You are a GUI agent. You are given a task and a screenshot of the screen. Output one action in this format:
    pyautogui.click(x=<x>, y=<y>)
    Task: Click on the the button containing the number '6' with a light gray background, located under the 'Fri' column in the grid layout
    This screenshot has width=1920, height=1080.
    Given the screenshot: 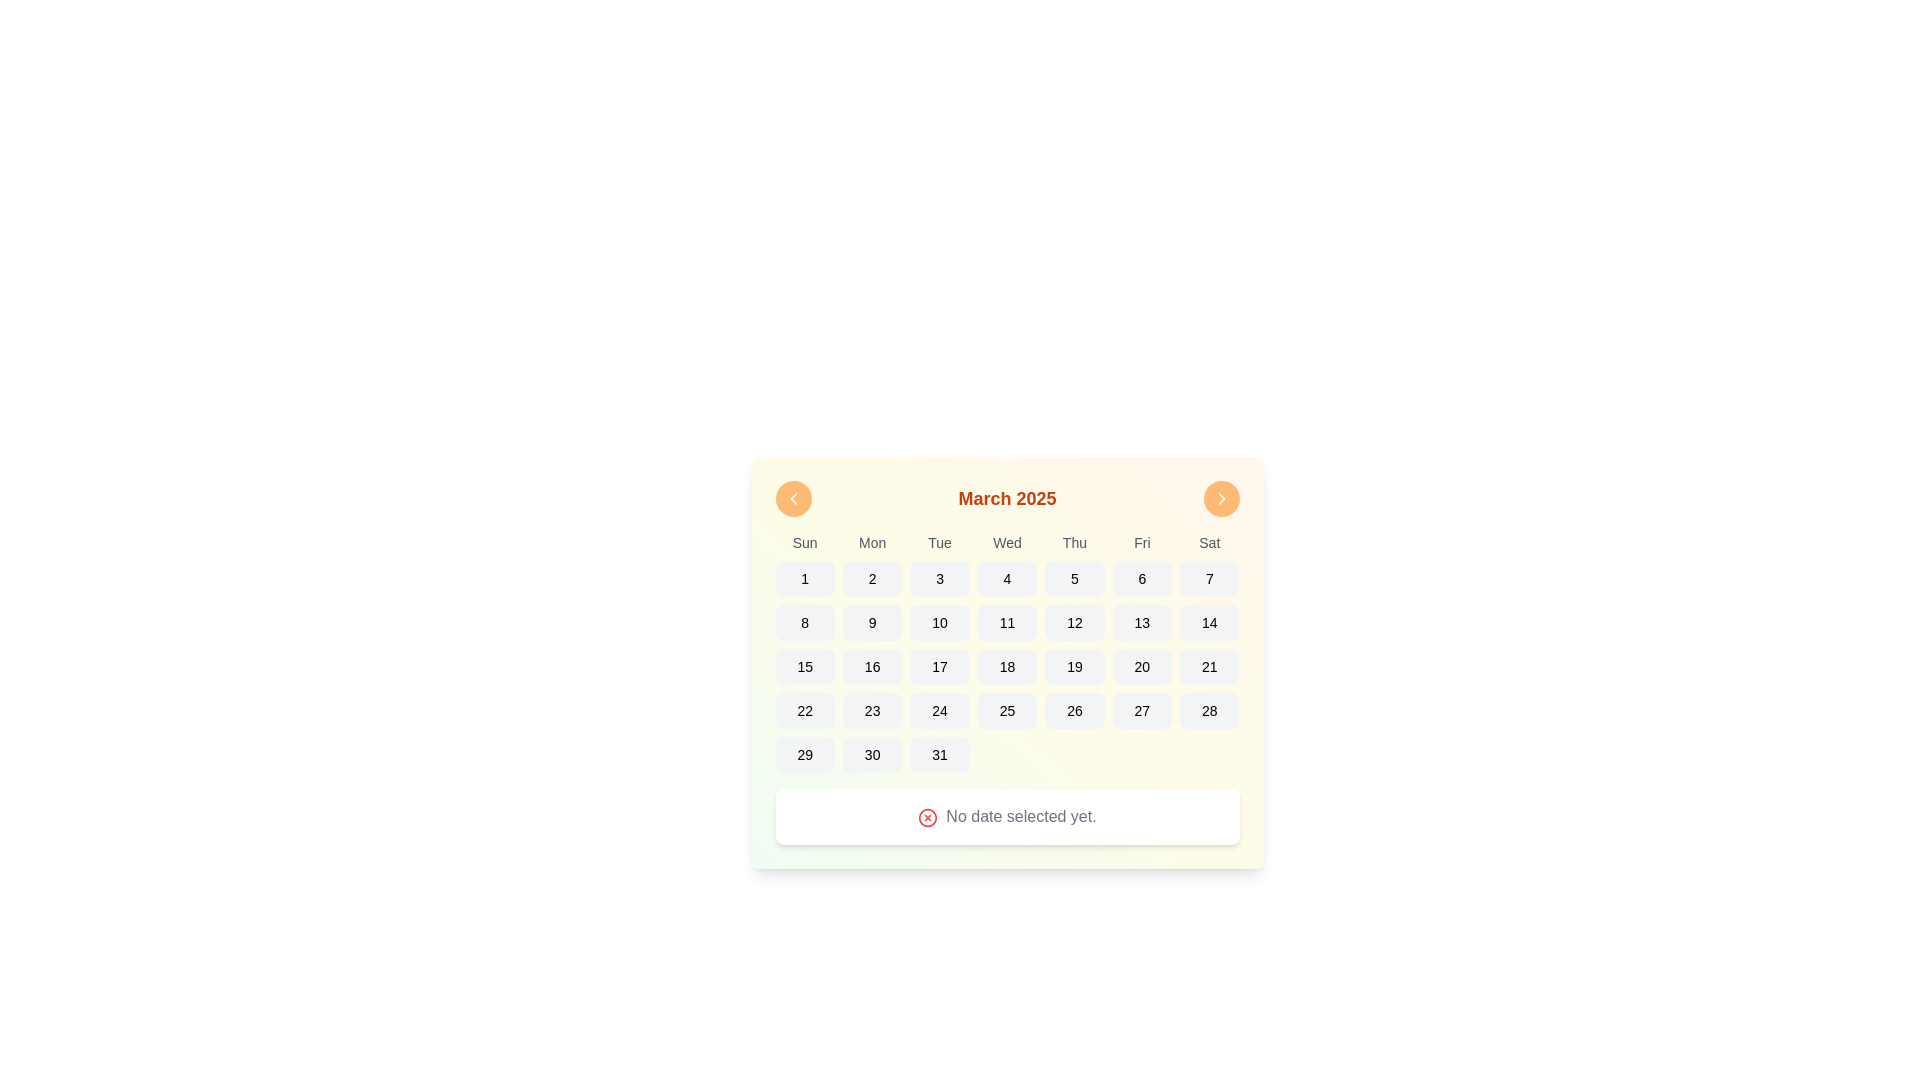 What is the action you would take?
    pyautogui.click(x=1142, y=578)
    